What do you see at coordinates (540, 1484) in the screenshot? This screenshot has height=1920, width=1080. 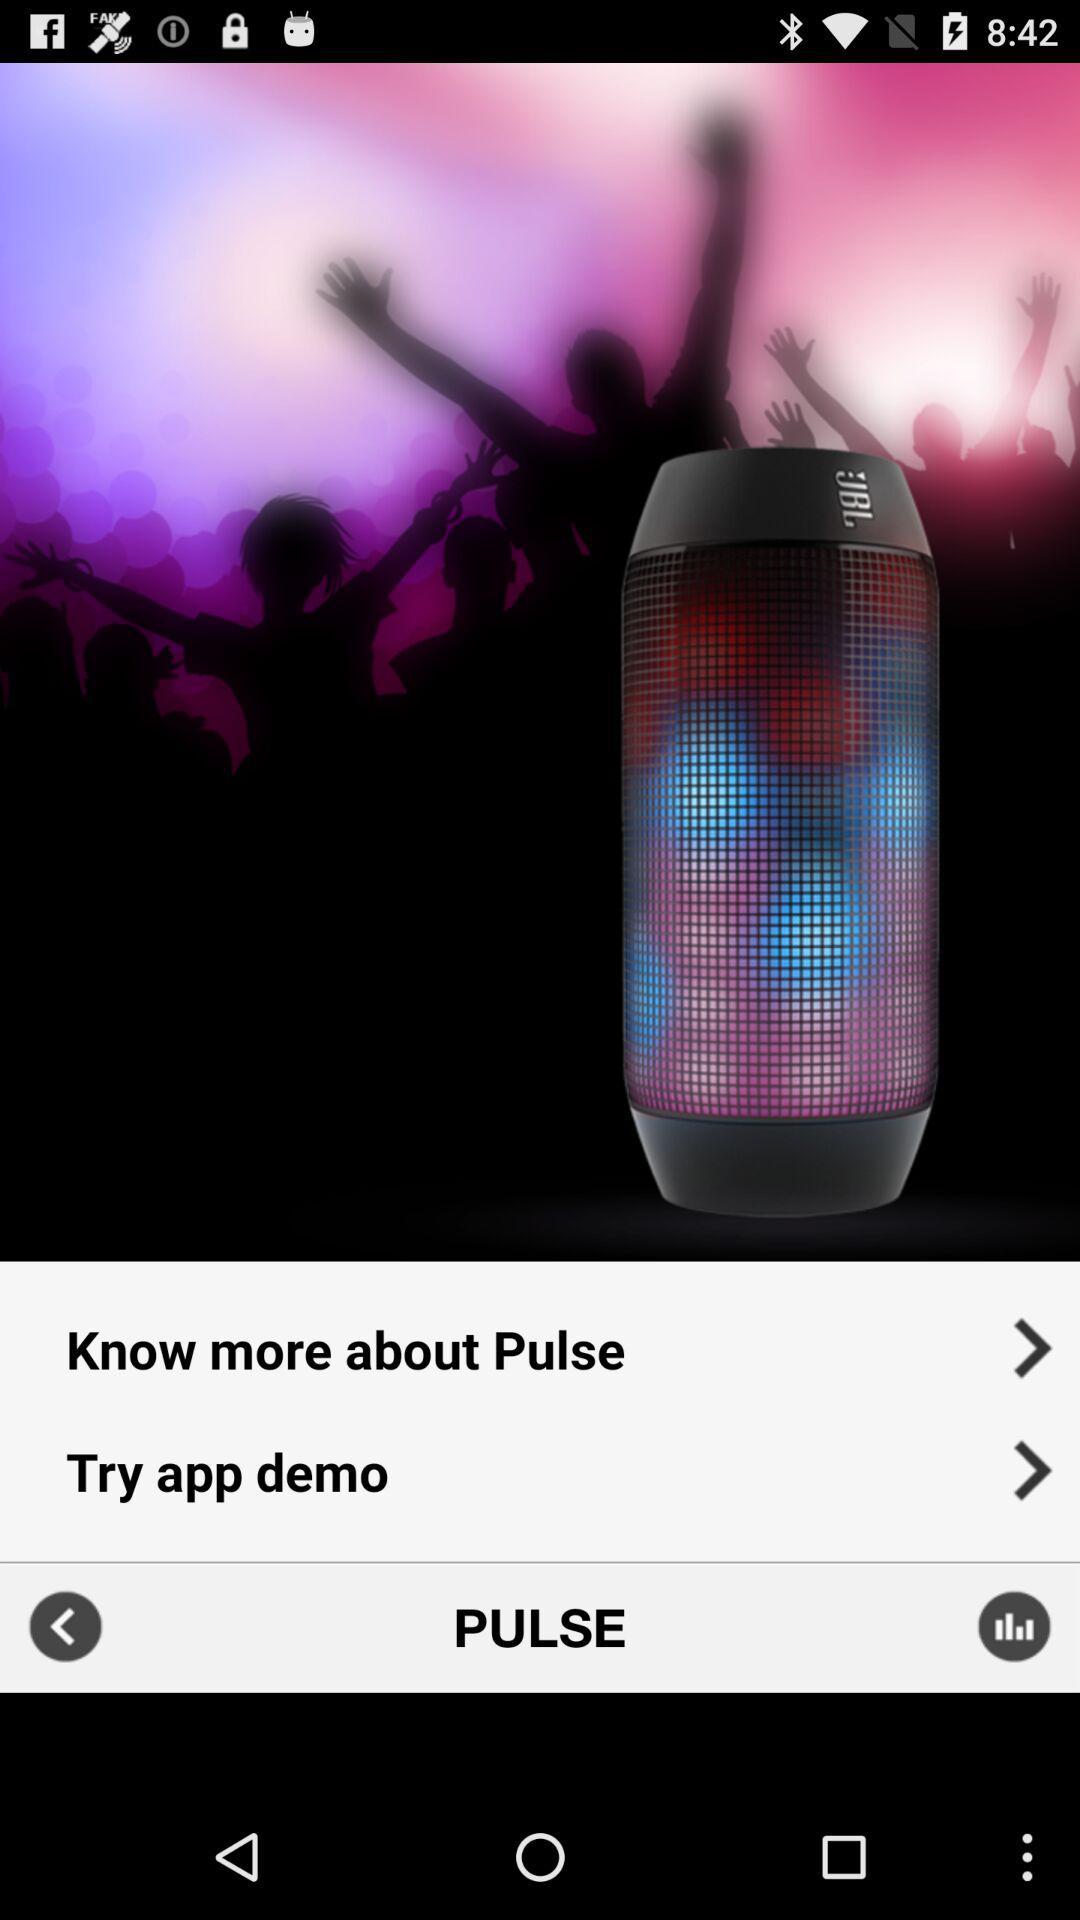 I see `icon below the know more about icon` at bounding box center [540, 1484].